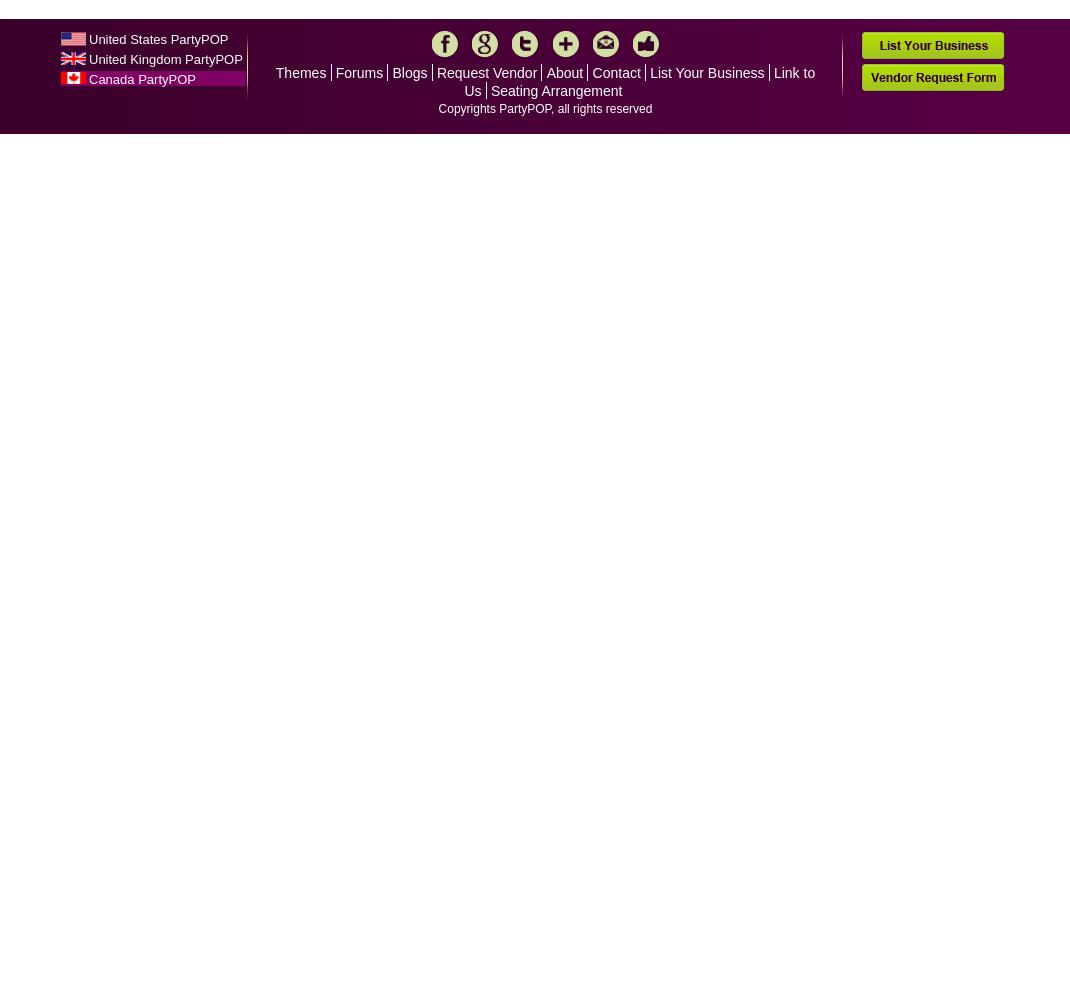 This screenshot has width=1070, height=1000. What do you see at coordinates (141, 78) in the screenshot?
I see `'Canada PartyPOP'` at bounding box center [141, 78].